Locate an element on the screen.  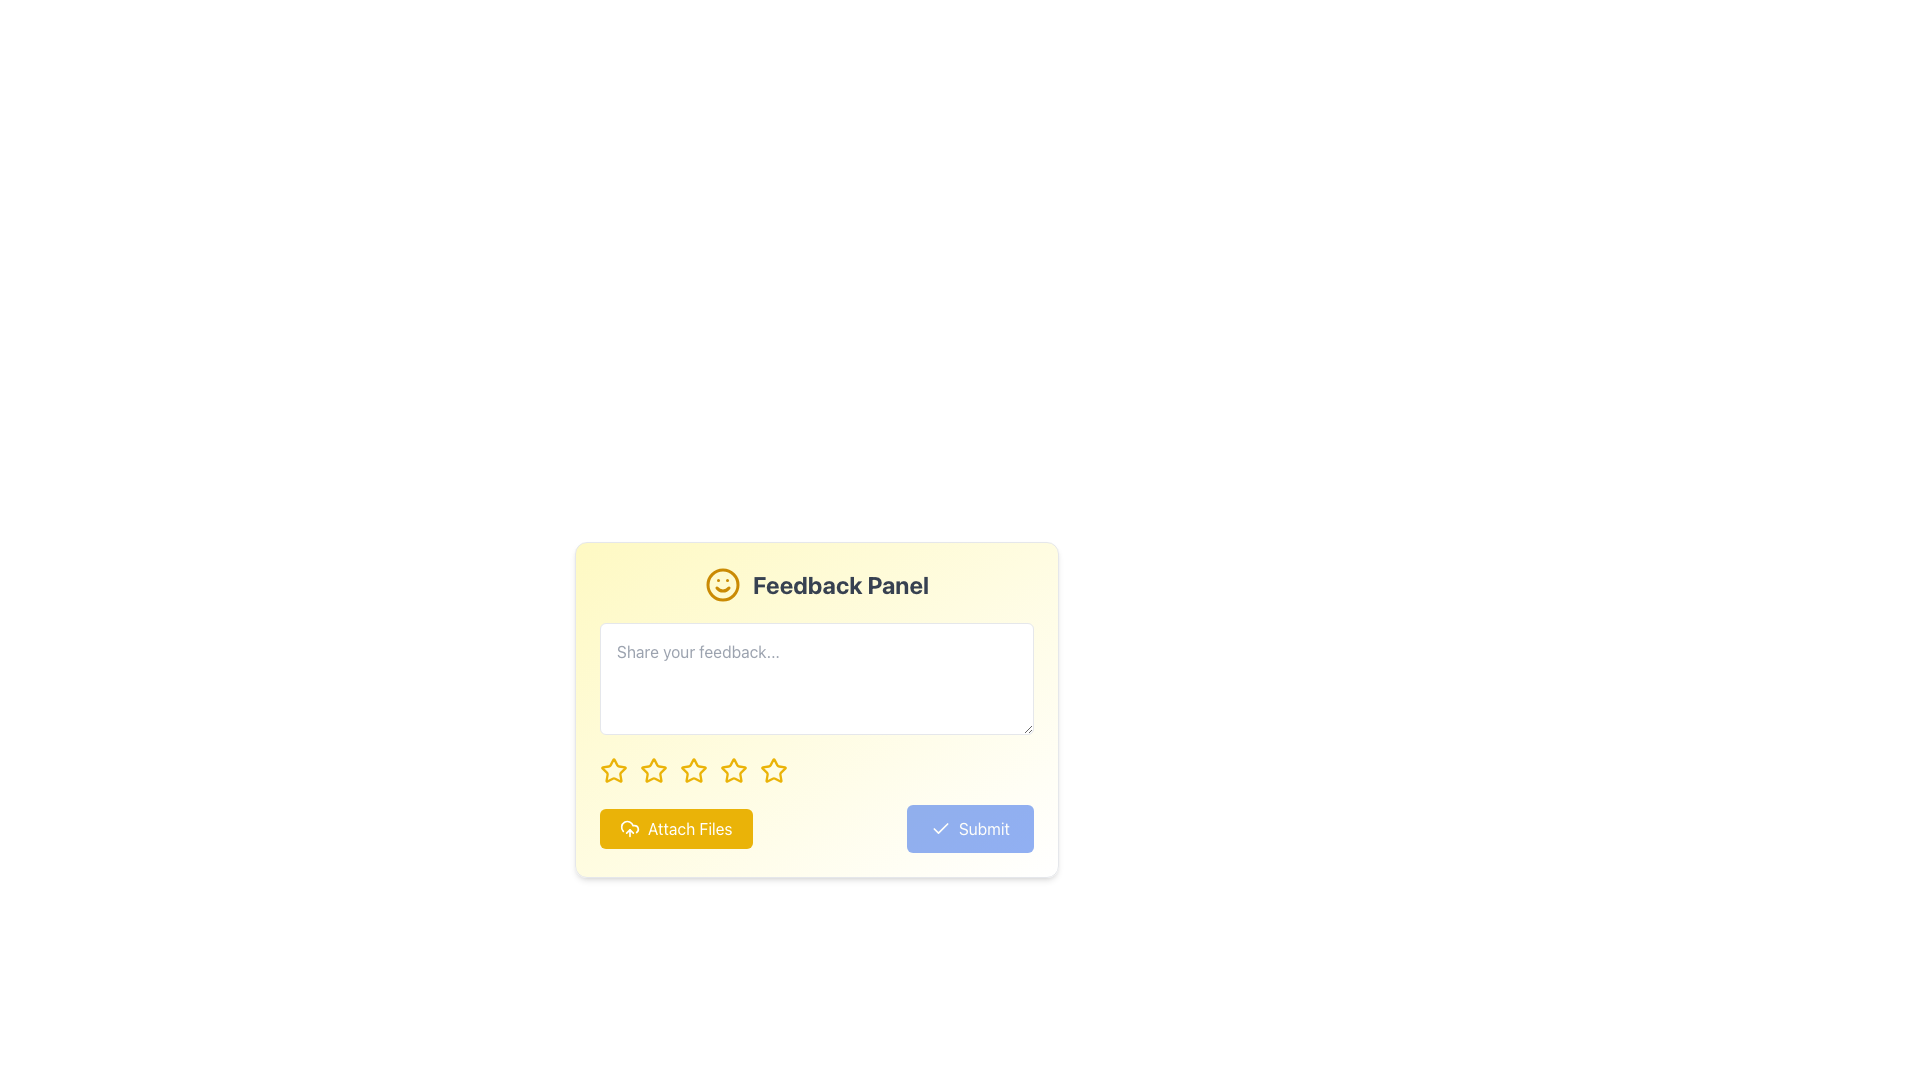
the fifth rating star in the feedback panel is located at coordinates (772, 769).